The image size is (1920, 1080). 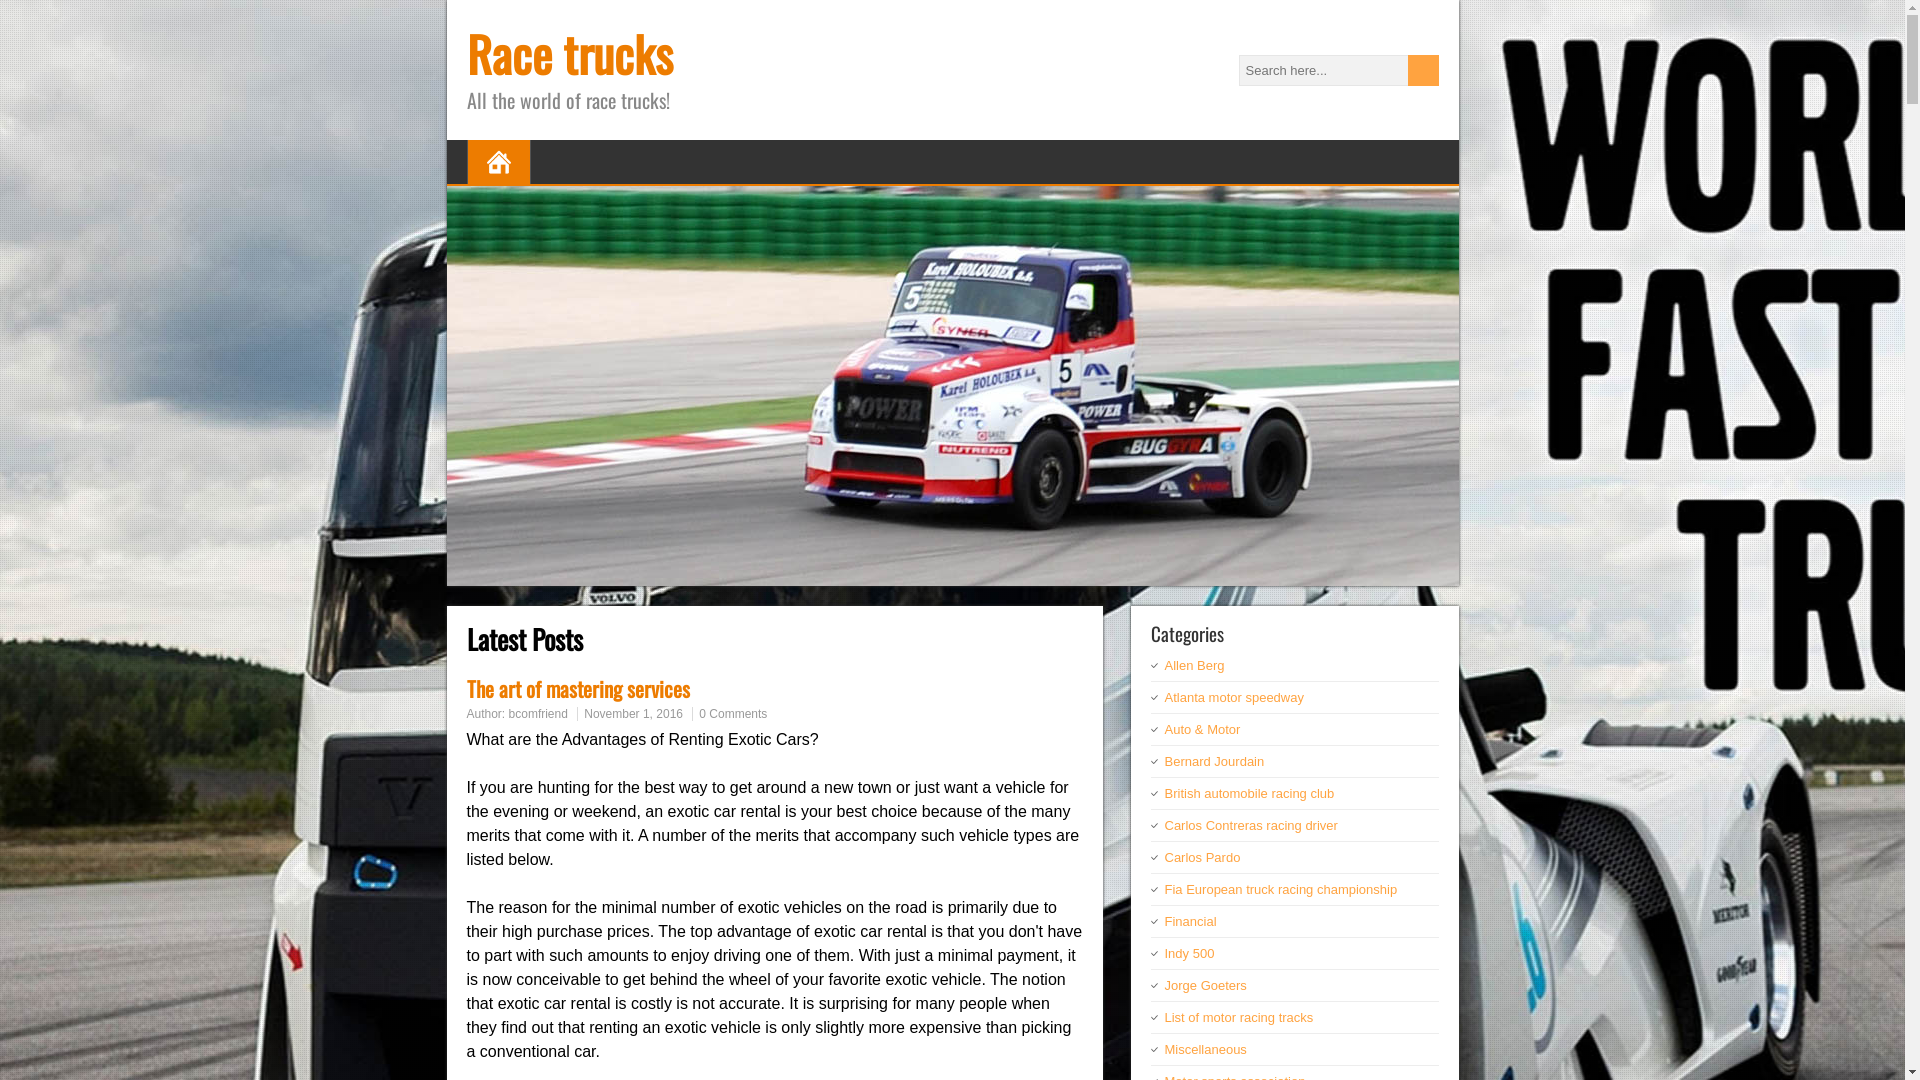 I want to click on 'Carlos Contreras racing driver', so click(x=1249, y=825).